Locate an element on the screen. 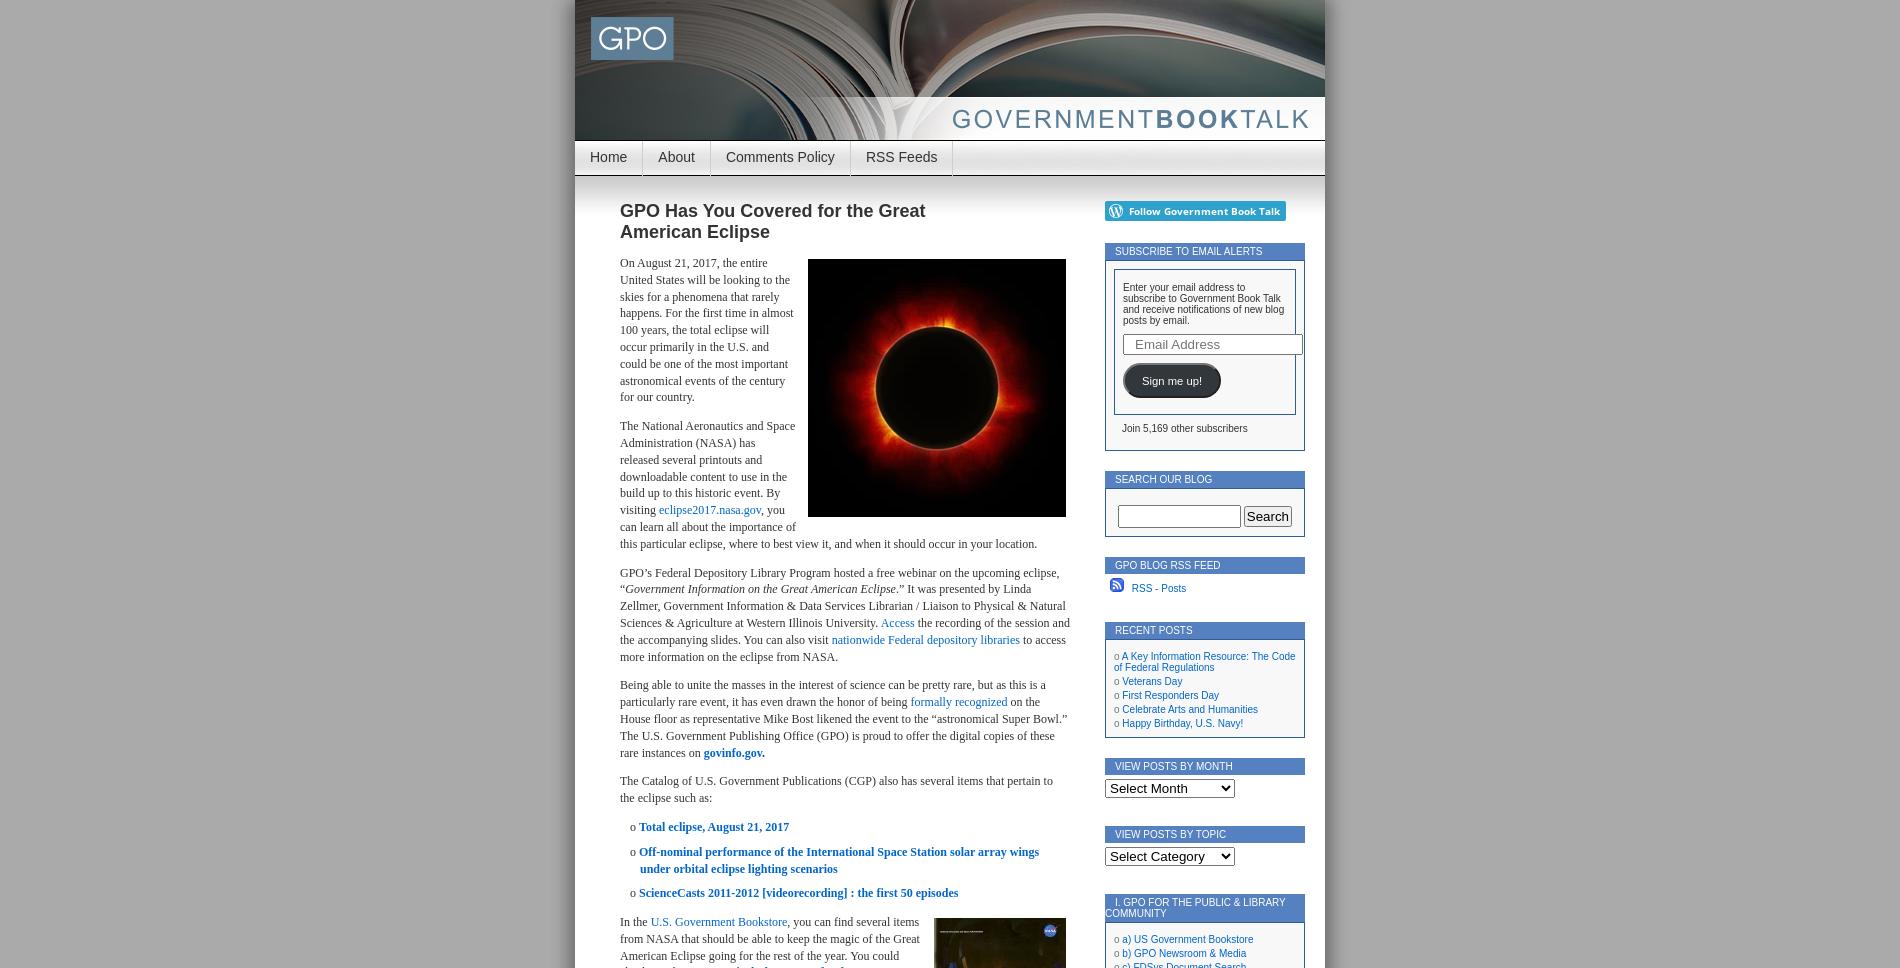  'Happy Birthday, U.S. Navy!' is located at coordinates (1121, 722).